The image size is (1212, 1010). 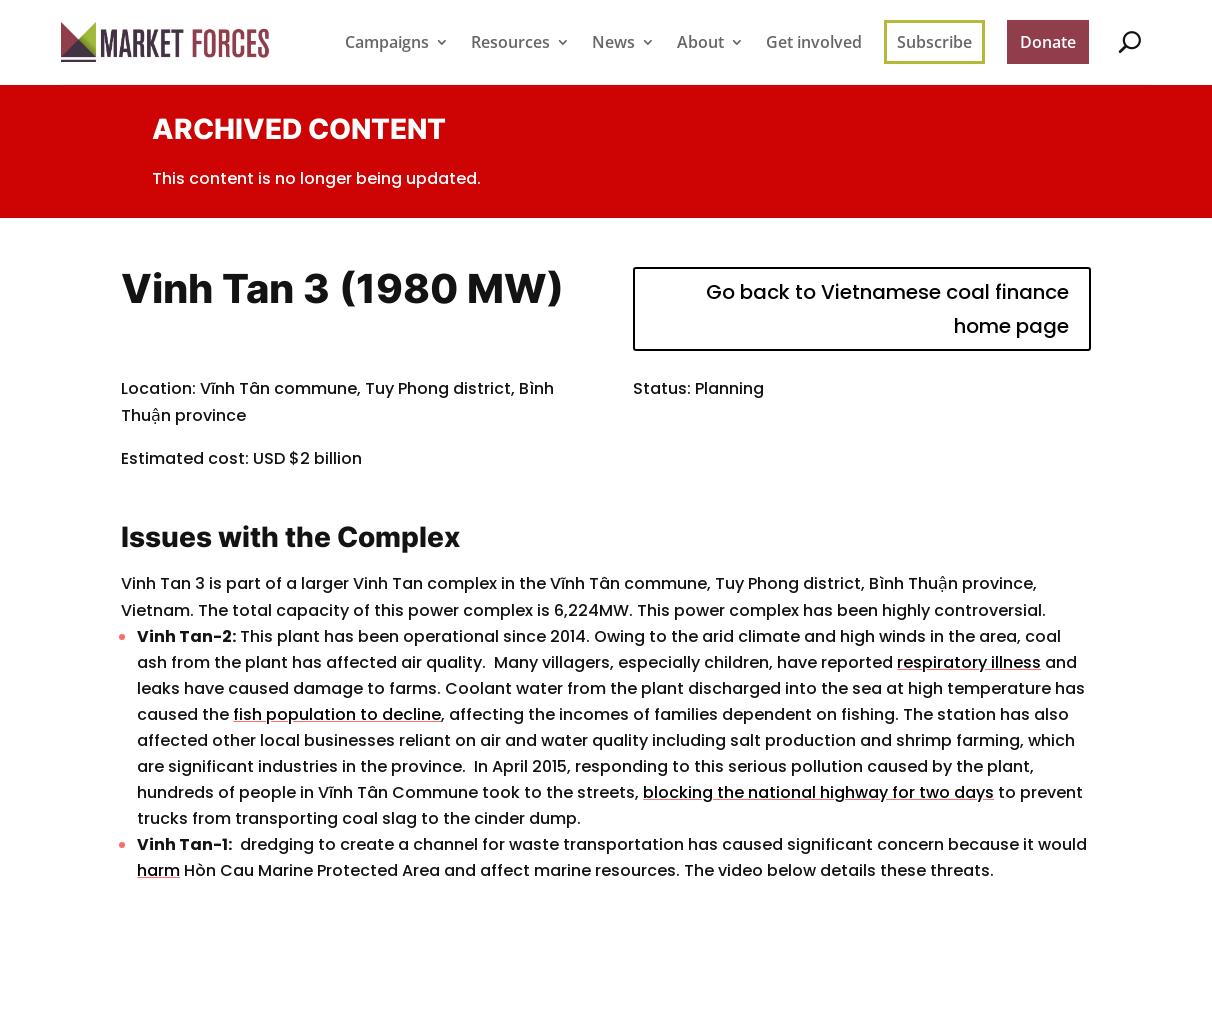 What do you see at coordinates (136, 843) in the screenshot?
I see `'Vinh Tan-1:'` at bounding box center [136, 843].